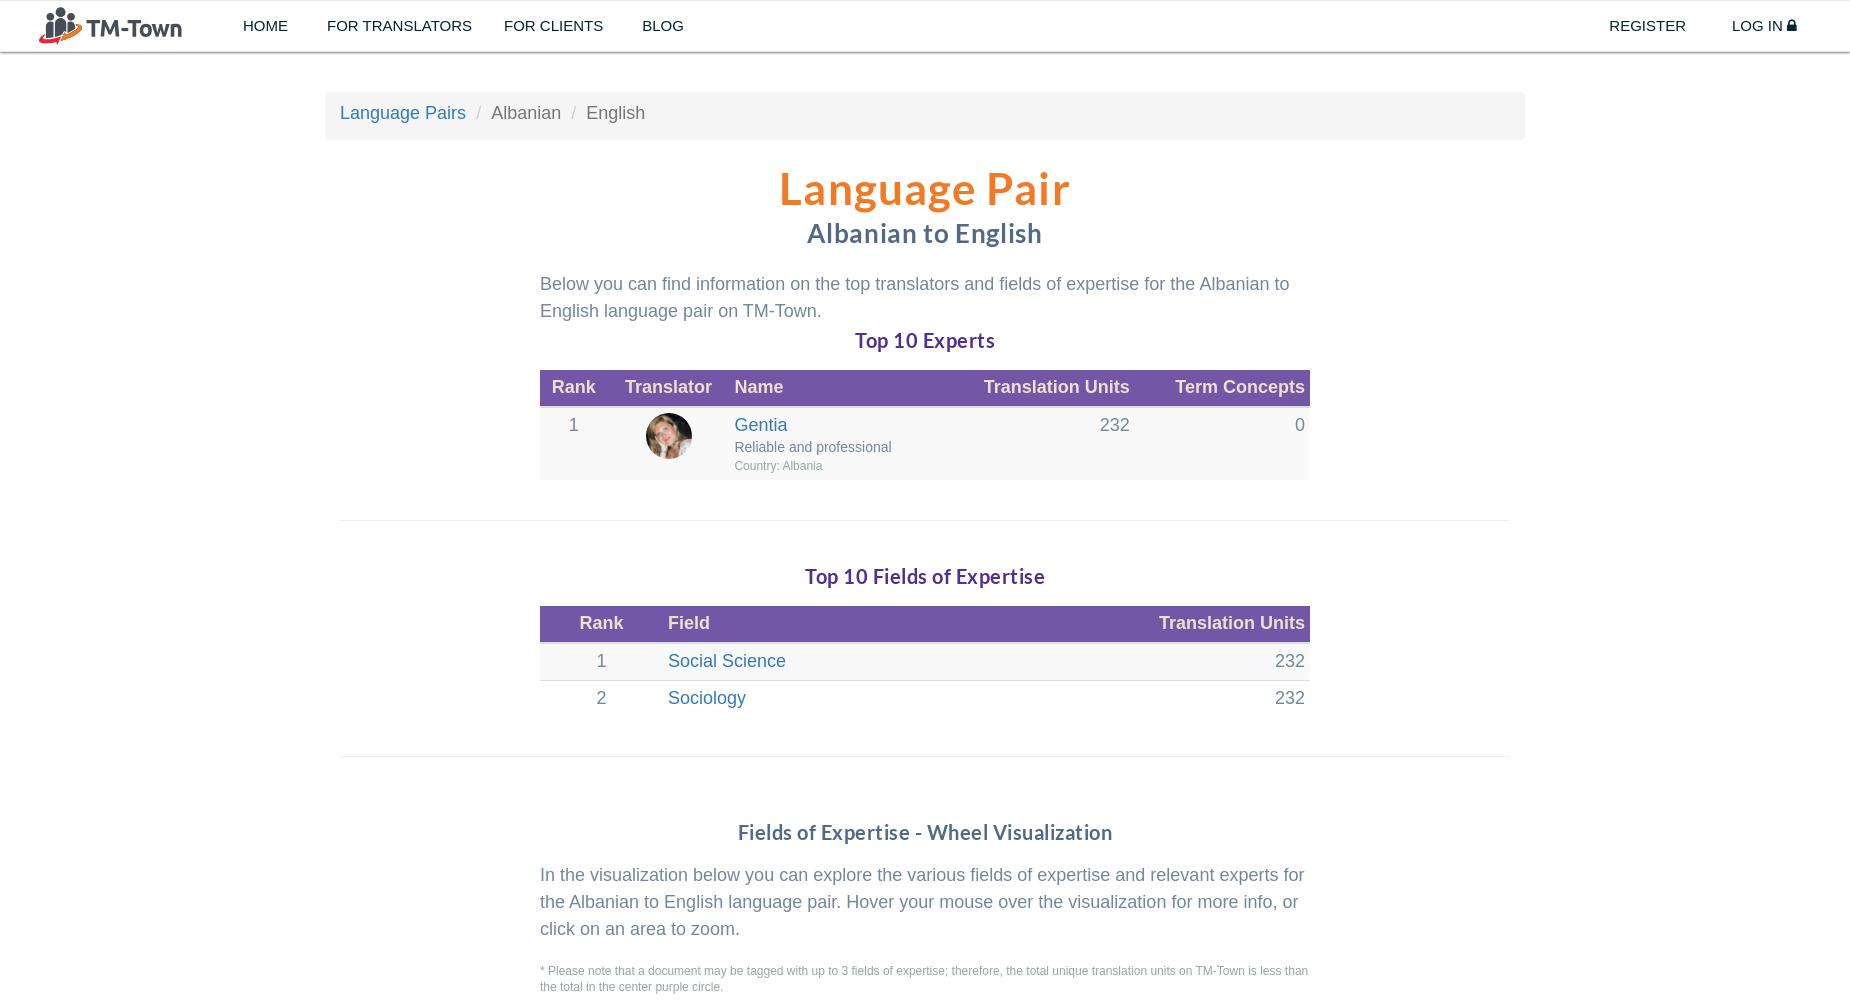 The image size is (1850, 1000). What do you see at coordinates (540, 296) in the screenshot?
I see `'Below you can find information on the top translators and fields of expertise for the Albanian to English language pair on TM-Town.'` at bounding box center [540, 296].